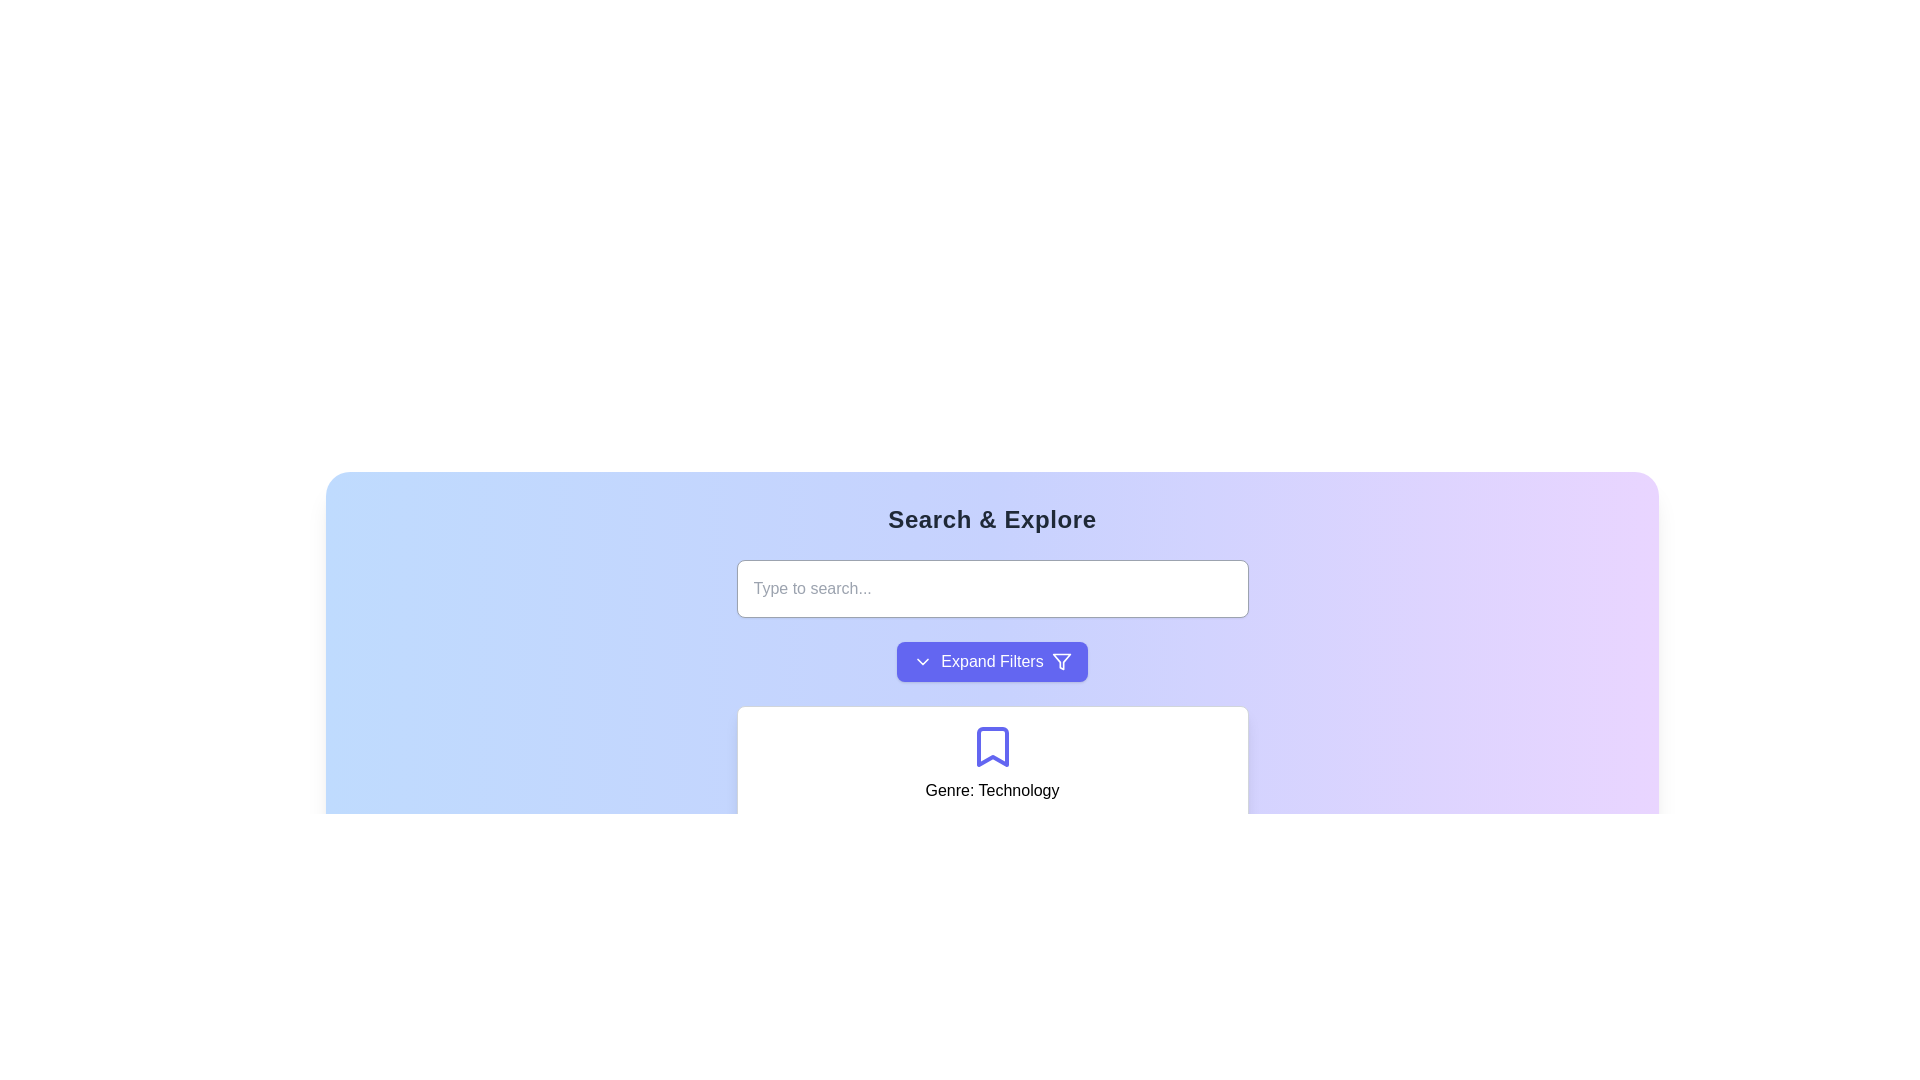 The width and height of the screenshot is (1920, 1080). I want to click on the 'Expand Filters' text label located within the purple button, so click(992, 662).